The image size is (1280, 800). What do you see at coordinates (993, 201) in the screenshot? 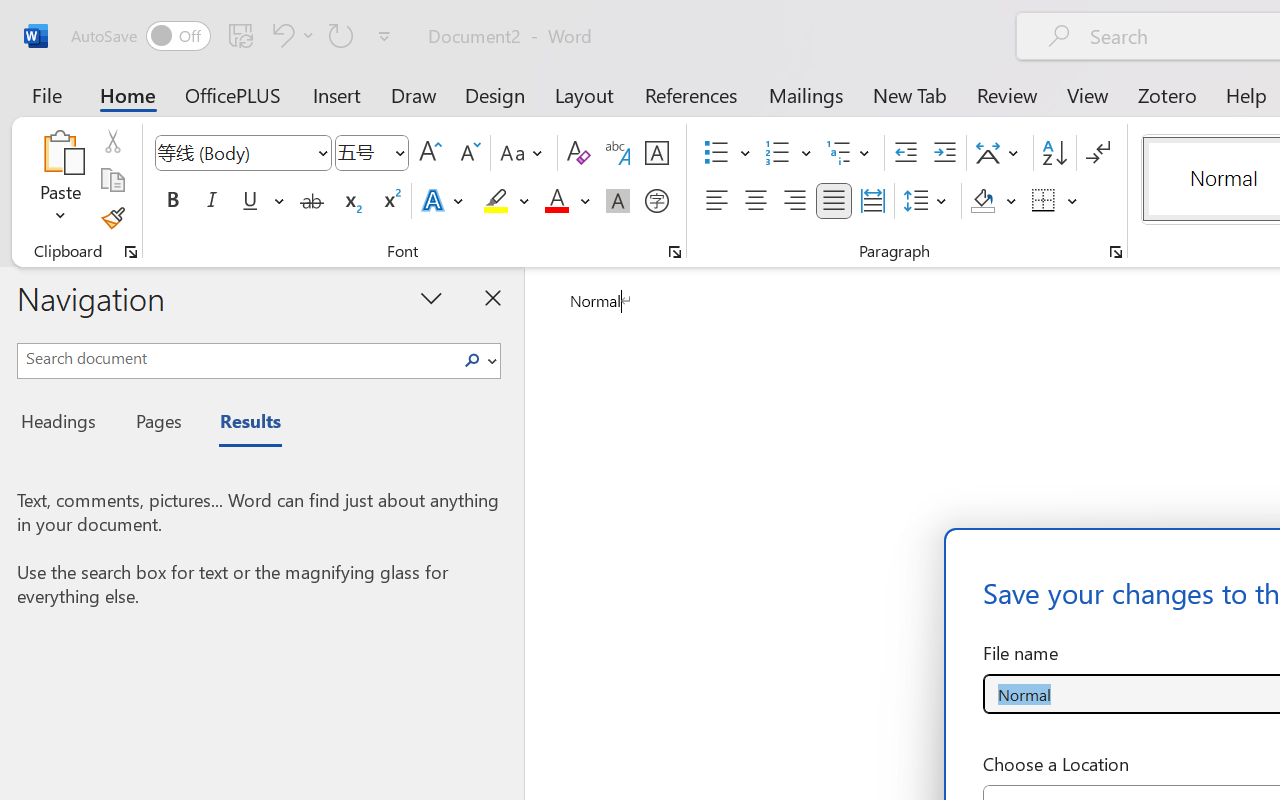
I see `'Shading'` at bounding box center [993, 201].